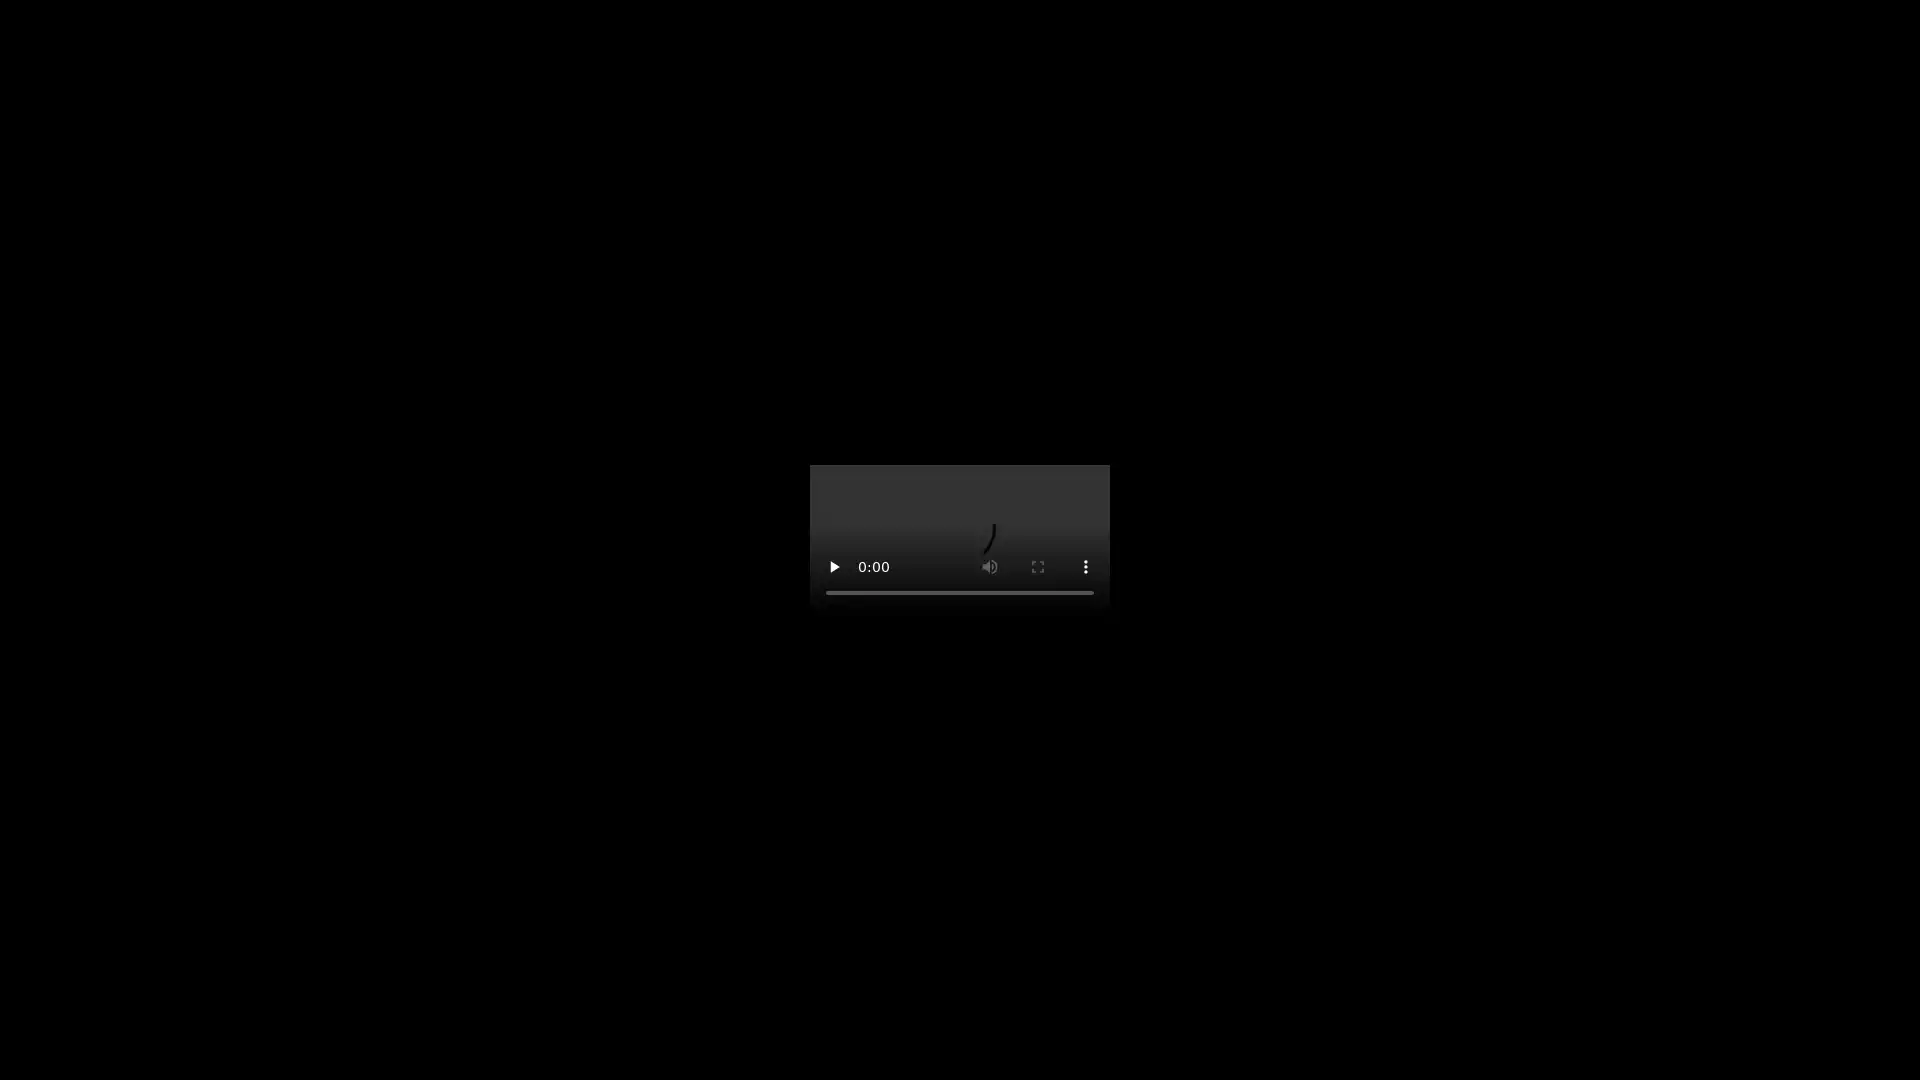 The width and height of the screenshot is (1920, 1080). Describe the element at coordinates (835, 586) in the screenshot. I see `pause` at that location.